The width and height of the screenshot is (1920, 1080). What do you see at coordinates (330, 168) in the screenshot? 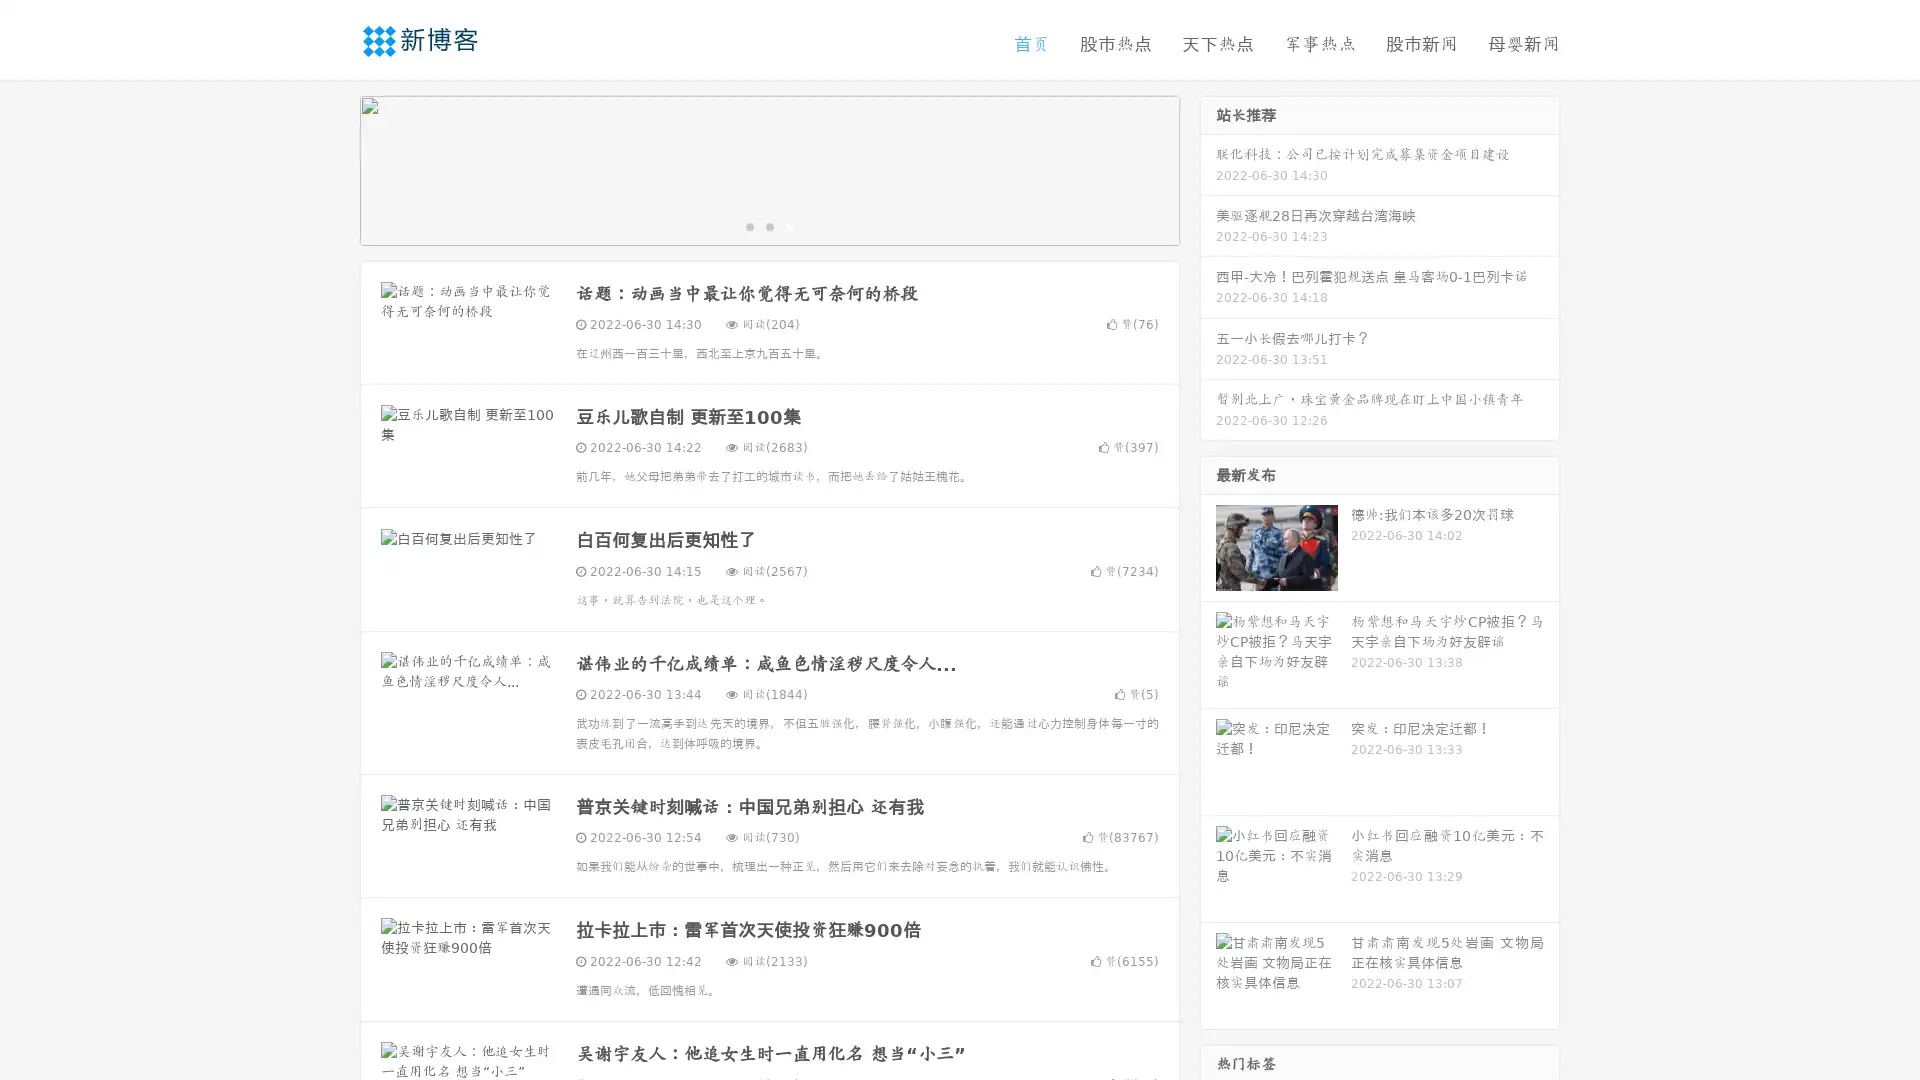
I see `Previous slide` at bounding box center [330, 168].